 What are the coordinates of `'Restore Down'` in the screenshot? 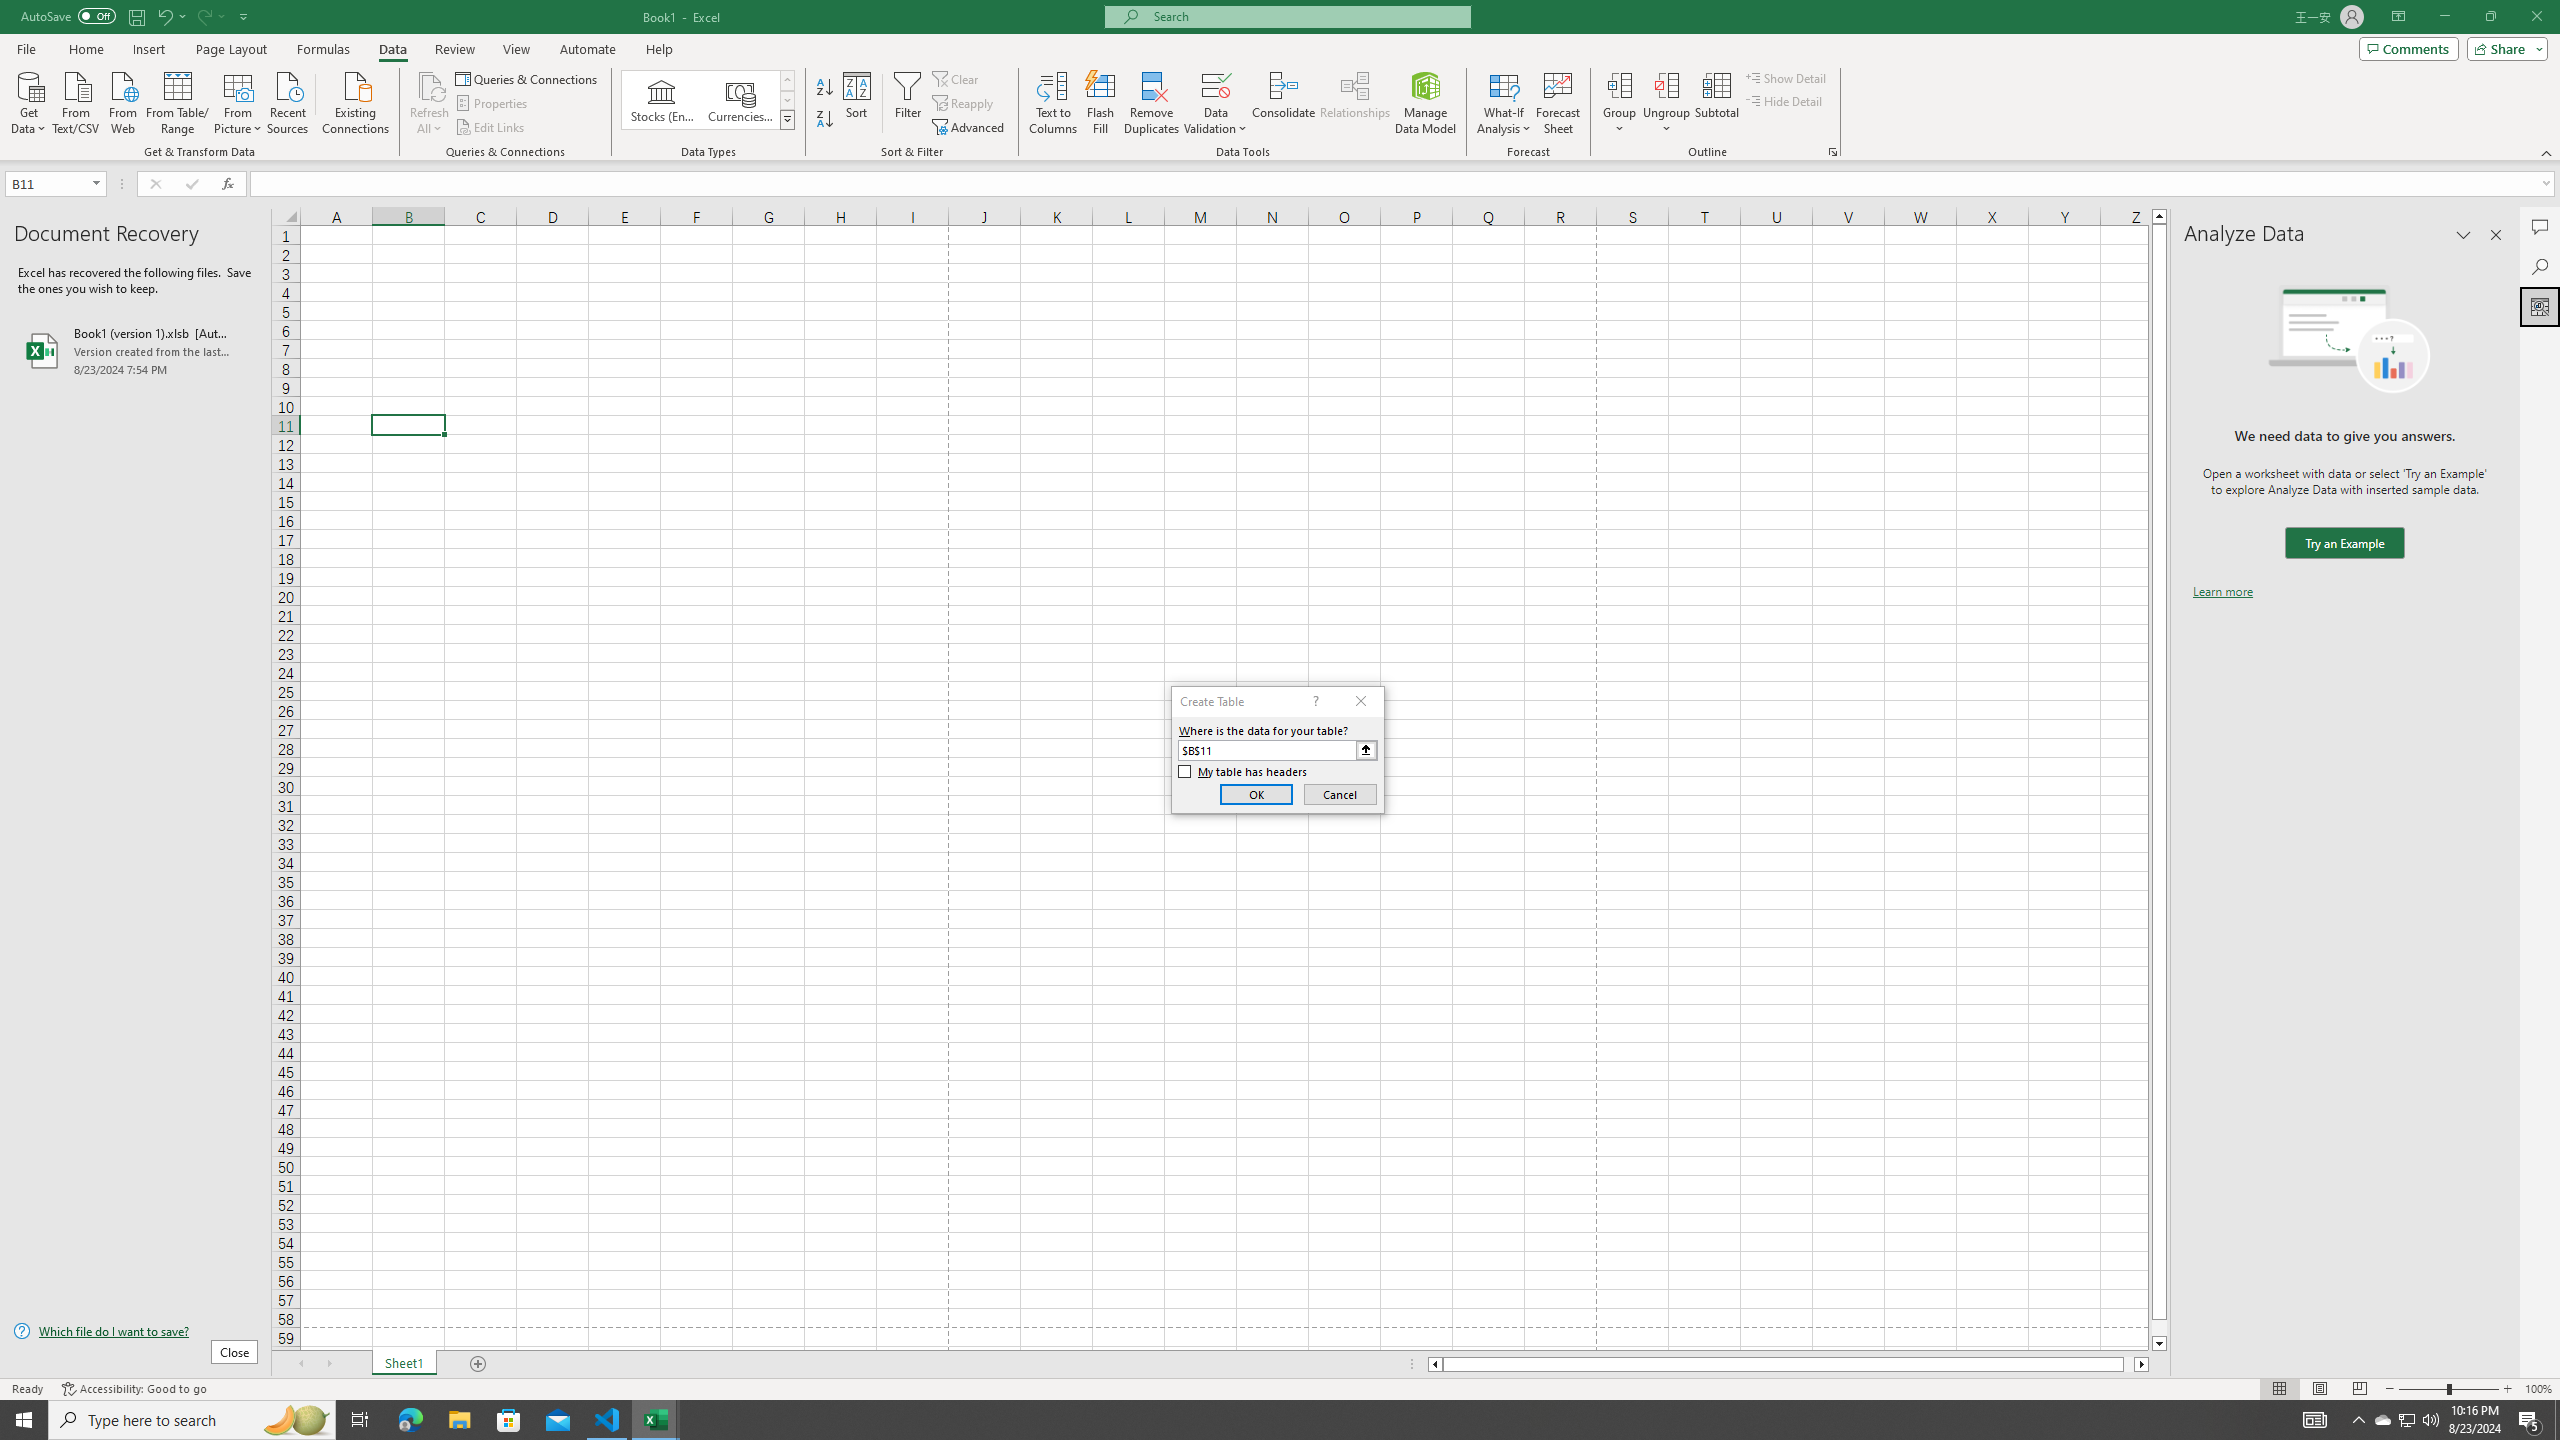 It's located at (2490, 16).